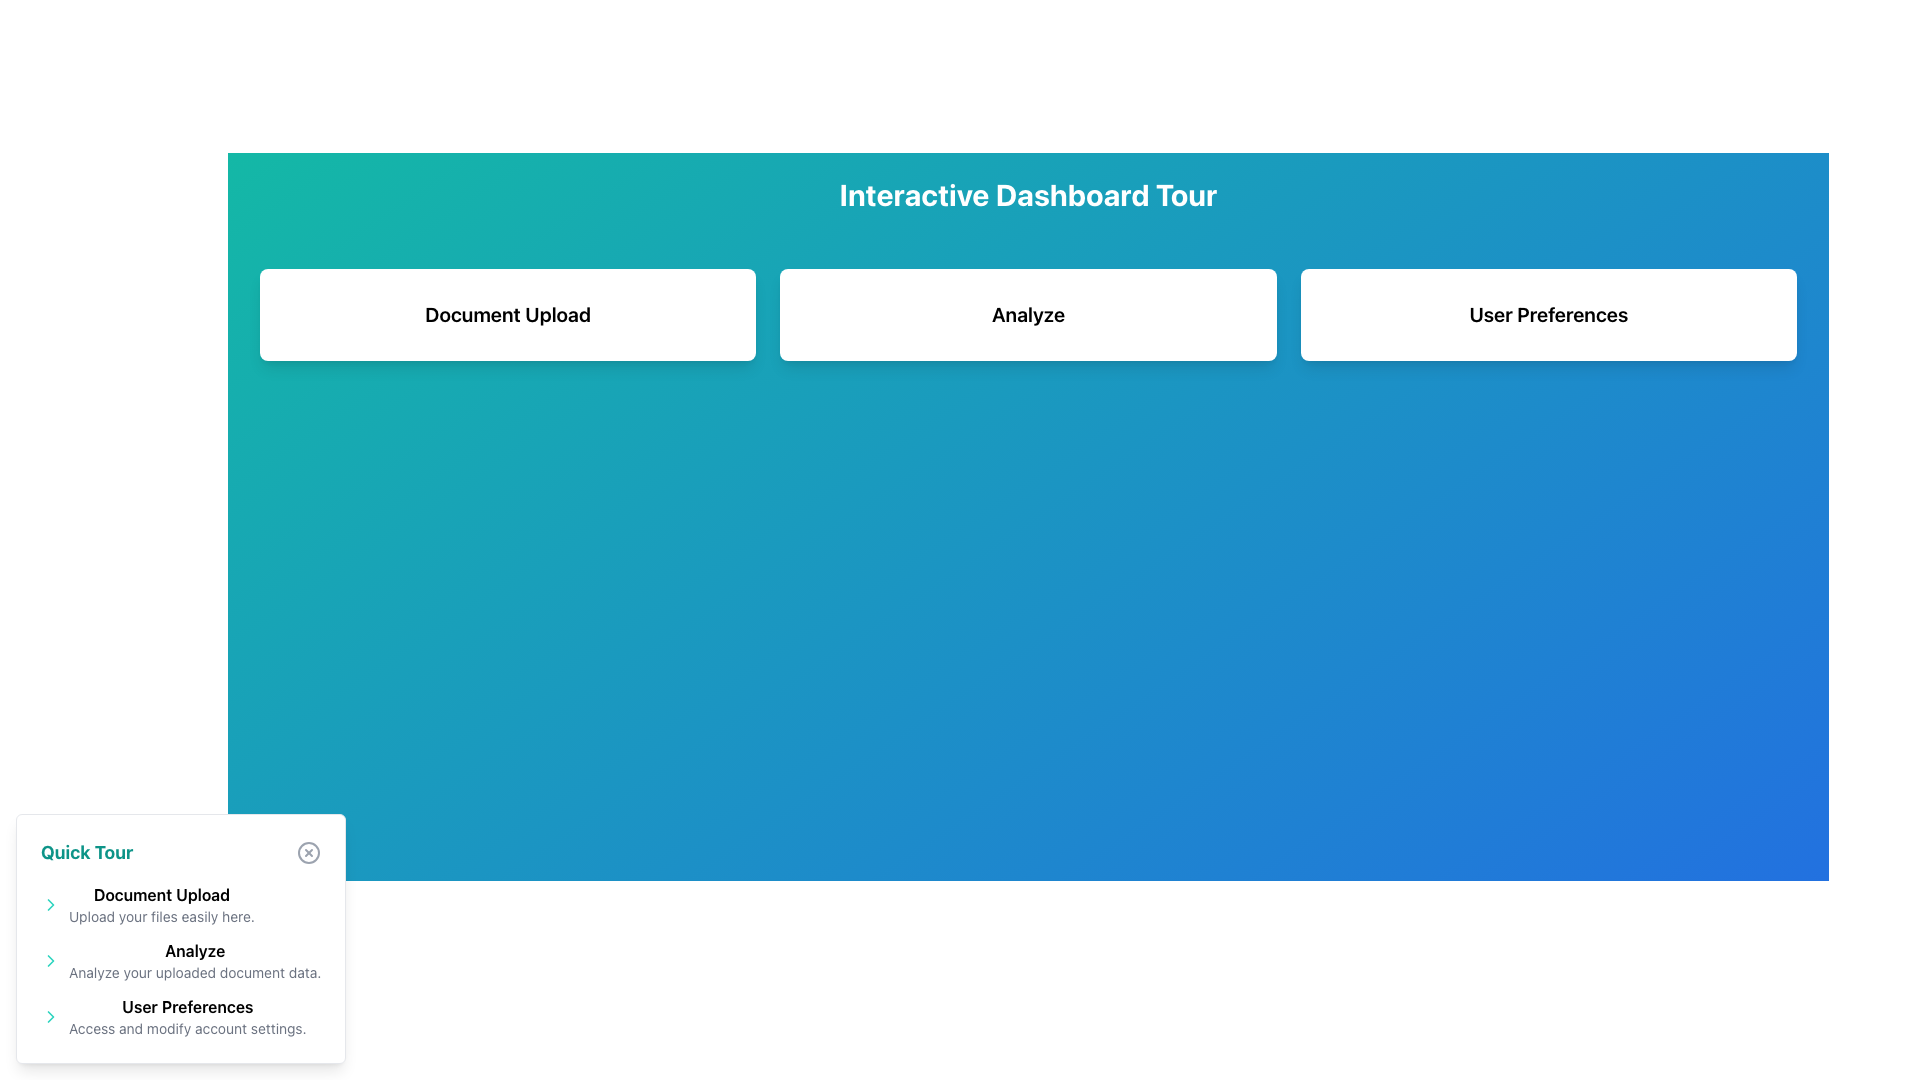 The width and height of the screenshot is (1920, 1080). I want to click on the text-based informational label located under the 'Quick Tour' section, which serves as a navigation entry point for user preferences, so click(187, 1017).